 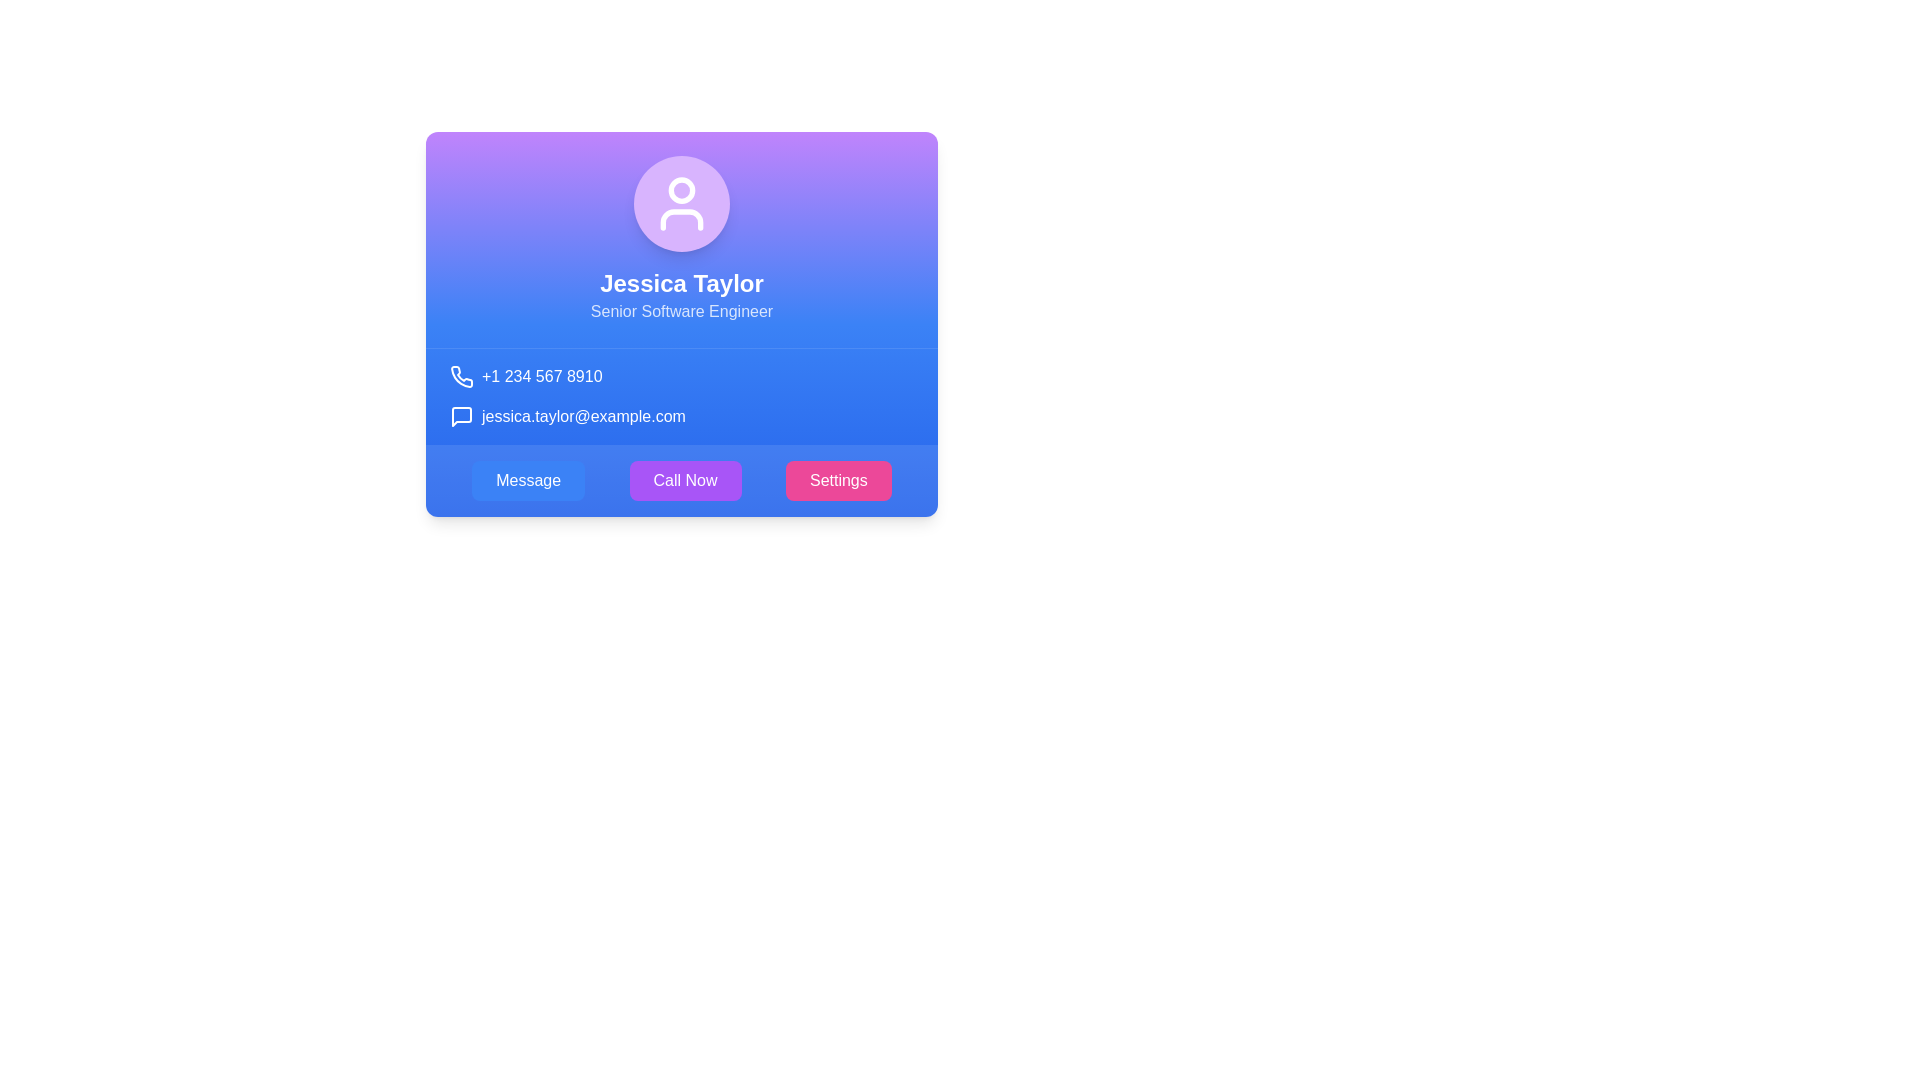 What do you see at coordinates (460, 415) in the screenshot?
I see `the speech bubble icon located to the left of the email address 'jessica.taylor@example.com' in the middle section of the card interface` at bounding box center [460, 415].